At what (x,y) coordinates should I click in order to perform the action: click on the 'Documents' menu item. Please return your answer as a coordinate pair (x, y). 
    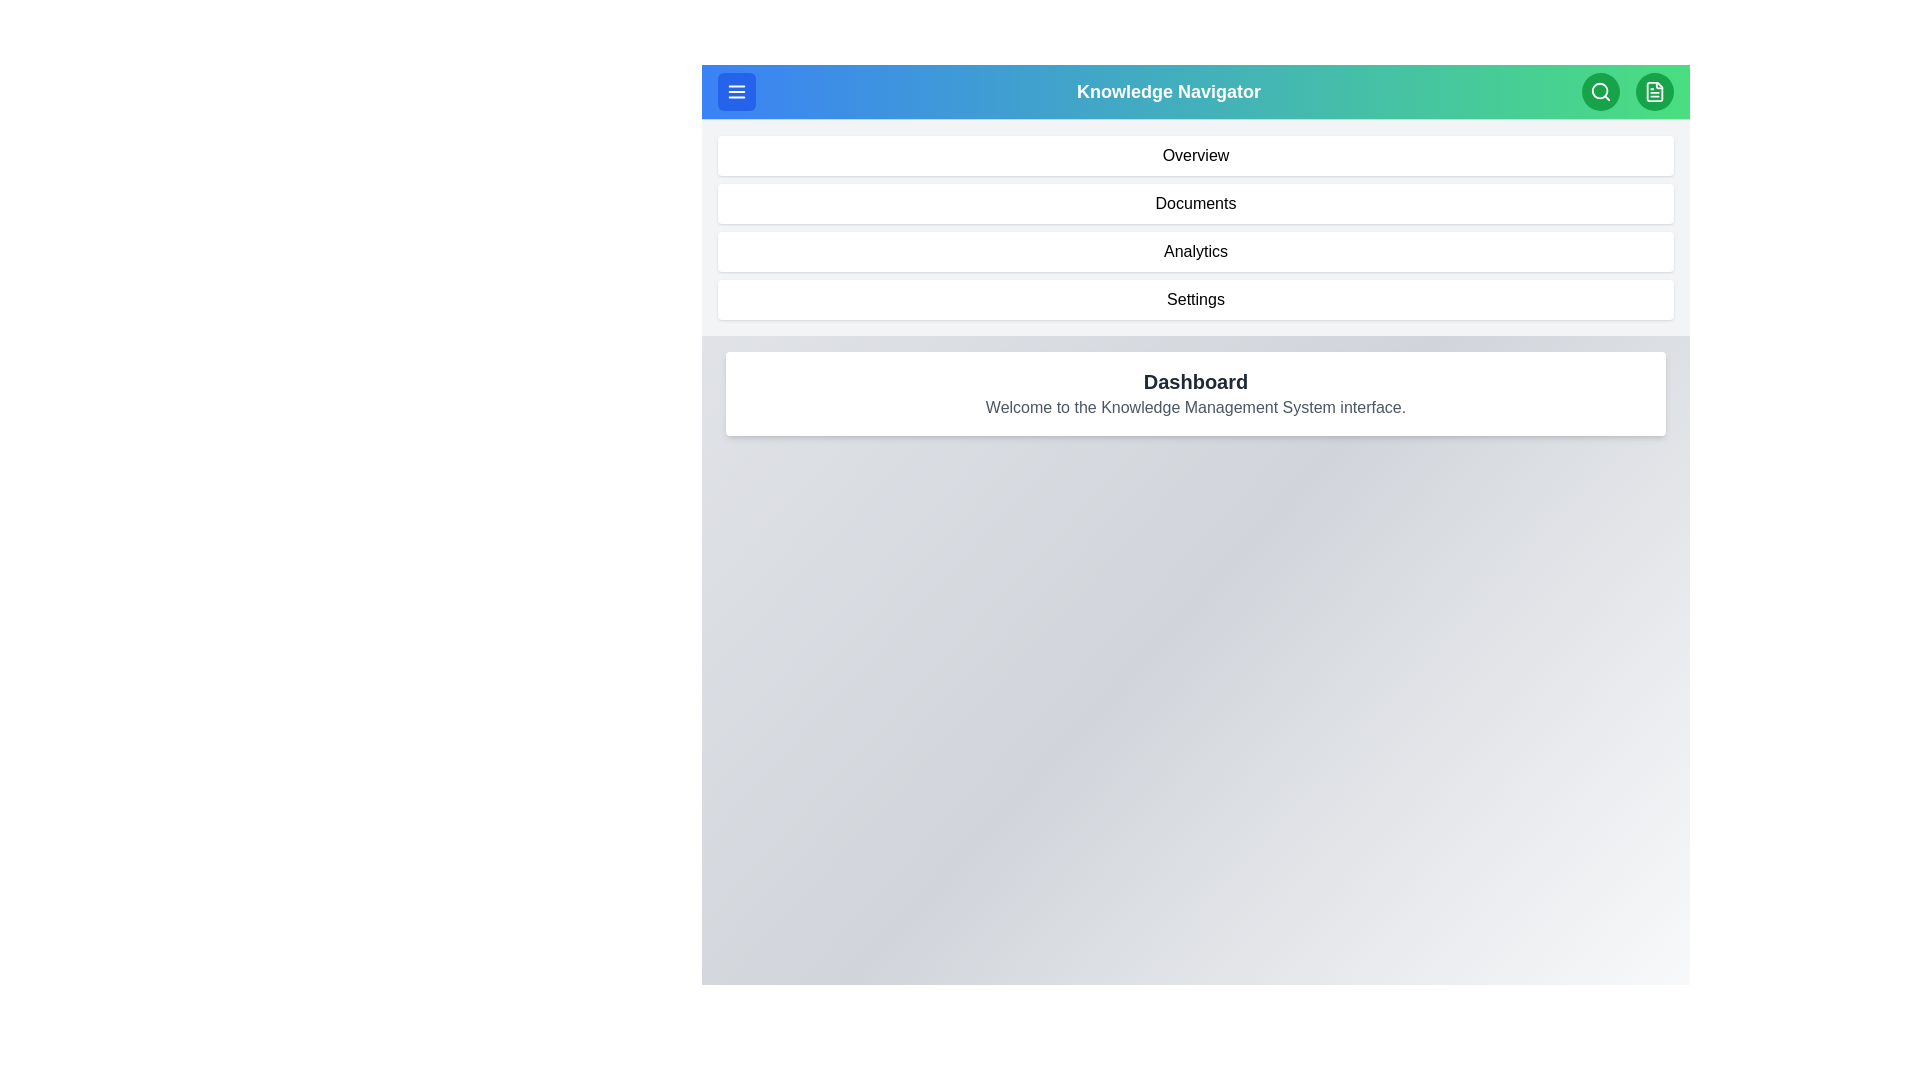
    Looking at the image, I should click on (1195, 204).